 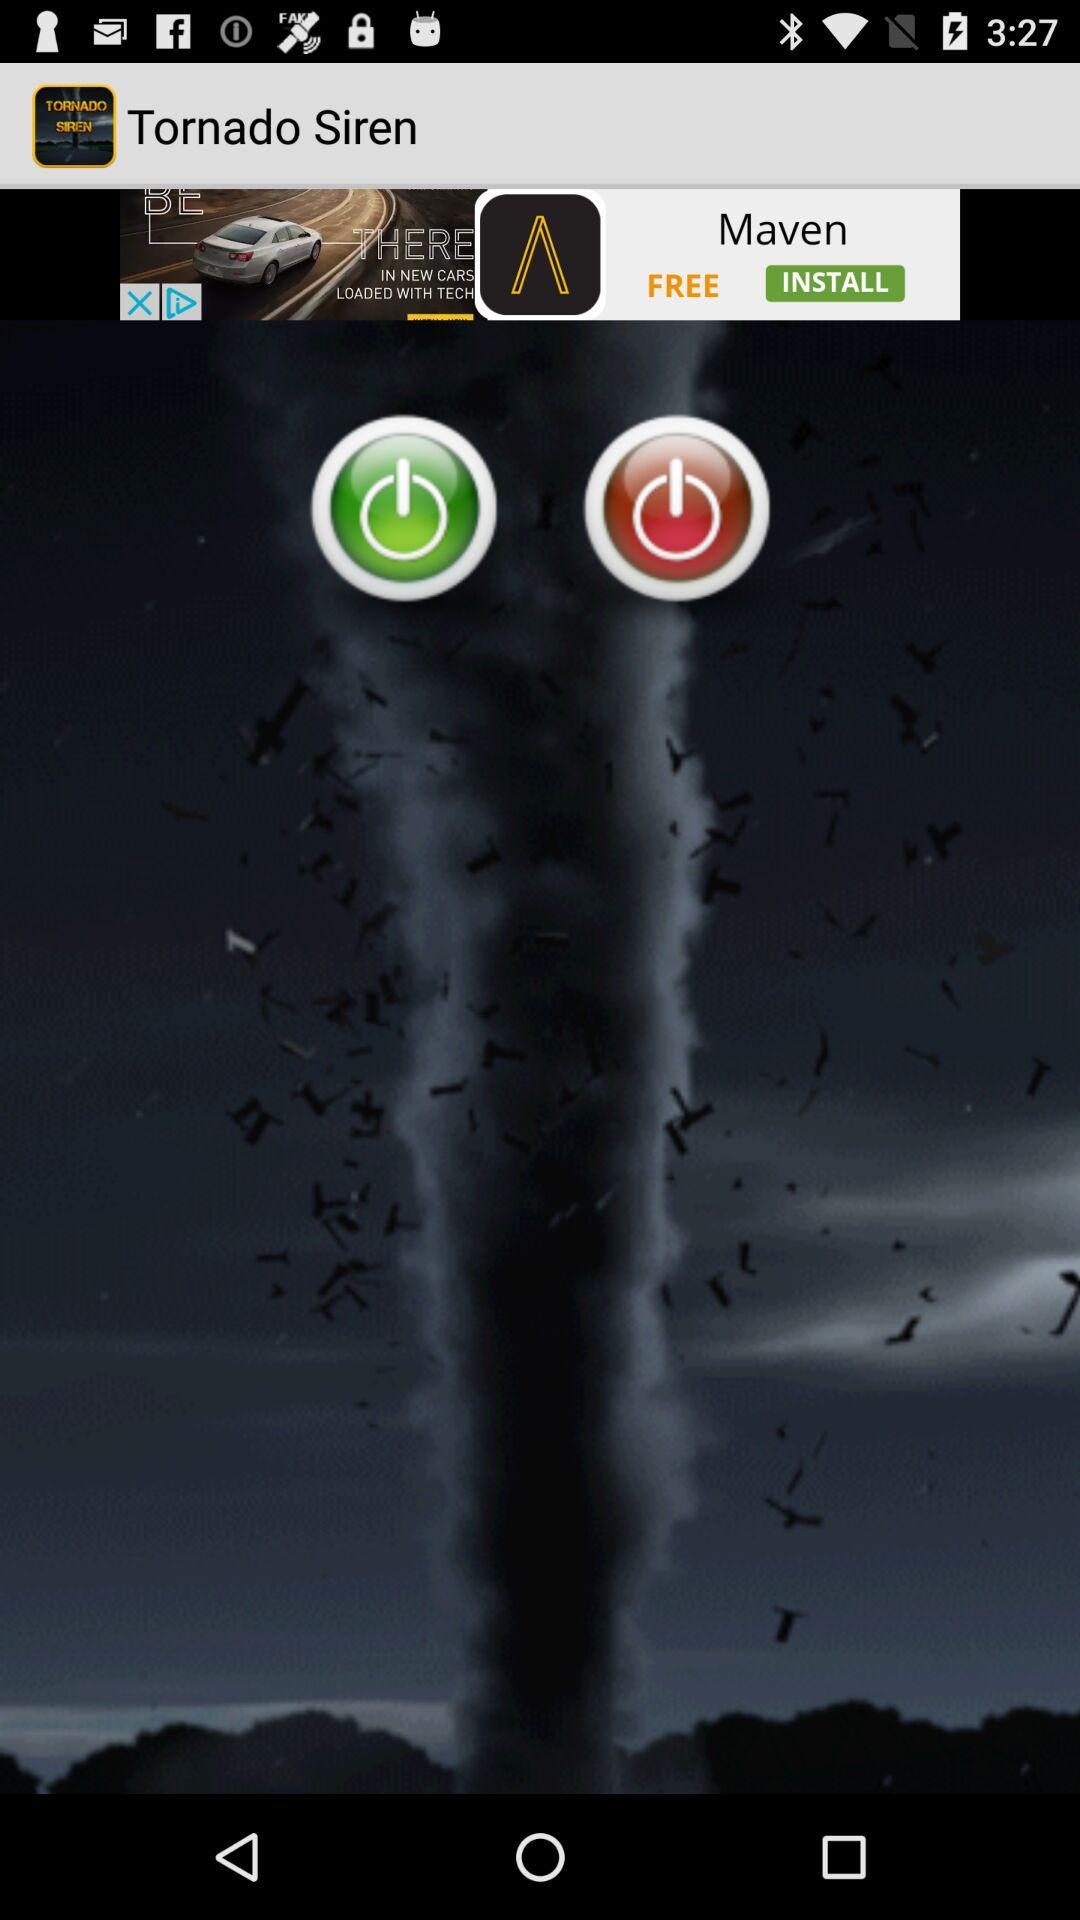 I want to click on sound effect, so click(x=540, y=1056).